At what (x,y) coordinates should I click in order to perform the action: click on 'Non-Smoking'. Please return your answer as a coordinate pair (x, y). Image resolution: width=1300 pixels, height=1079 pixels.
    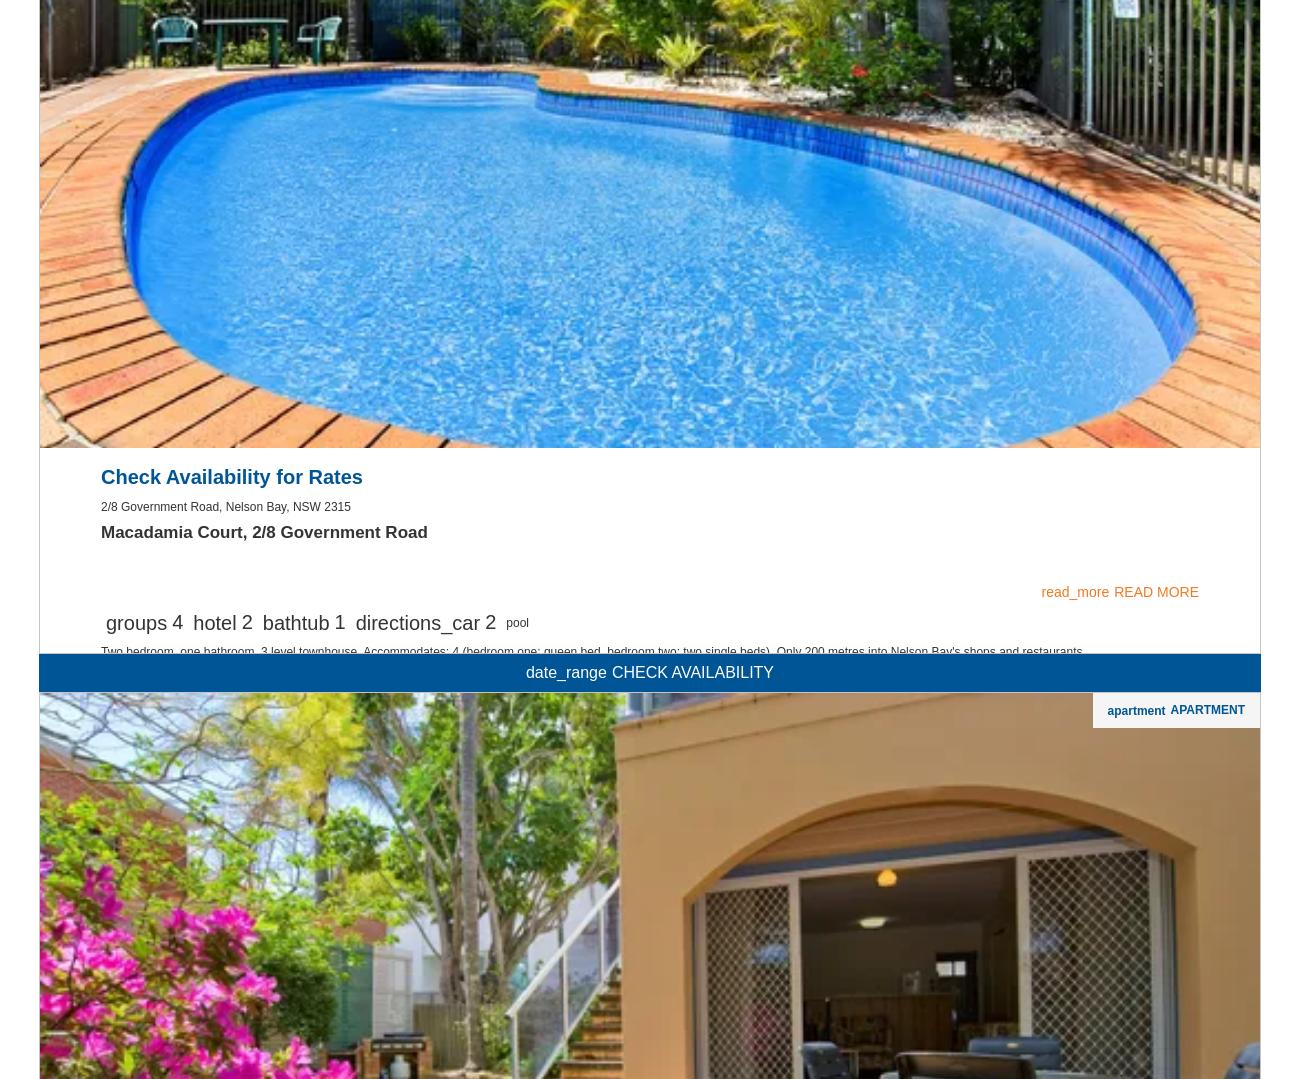
    Looking at the image, I should click on (649, 133).